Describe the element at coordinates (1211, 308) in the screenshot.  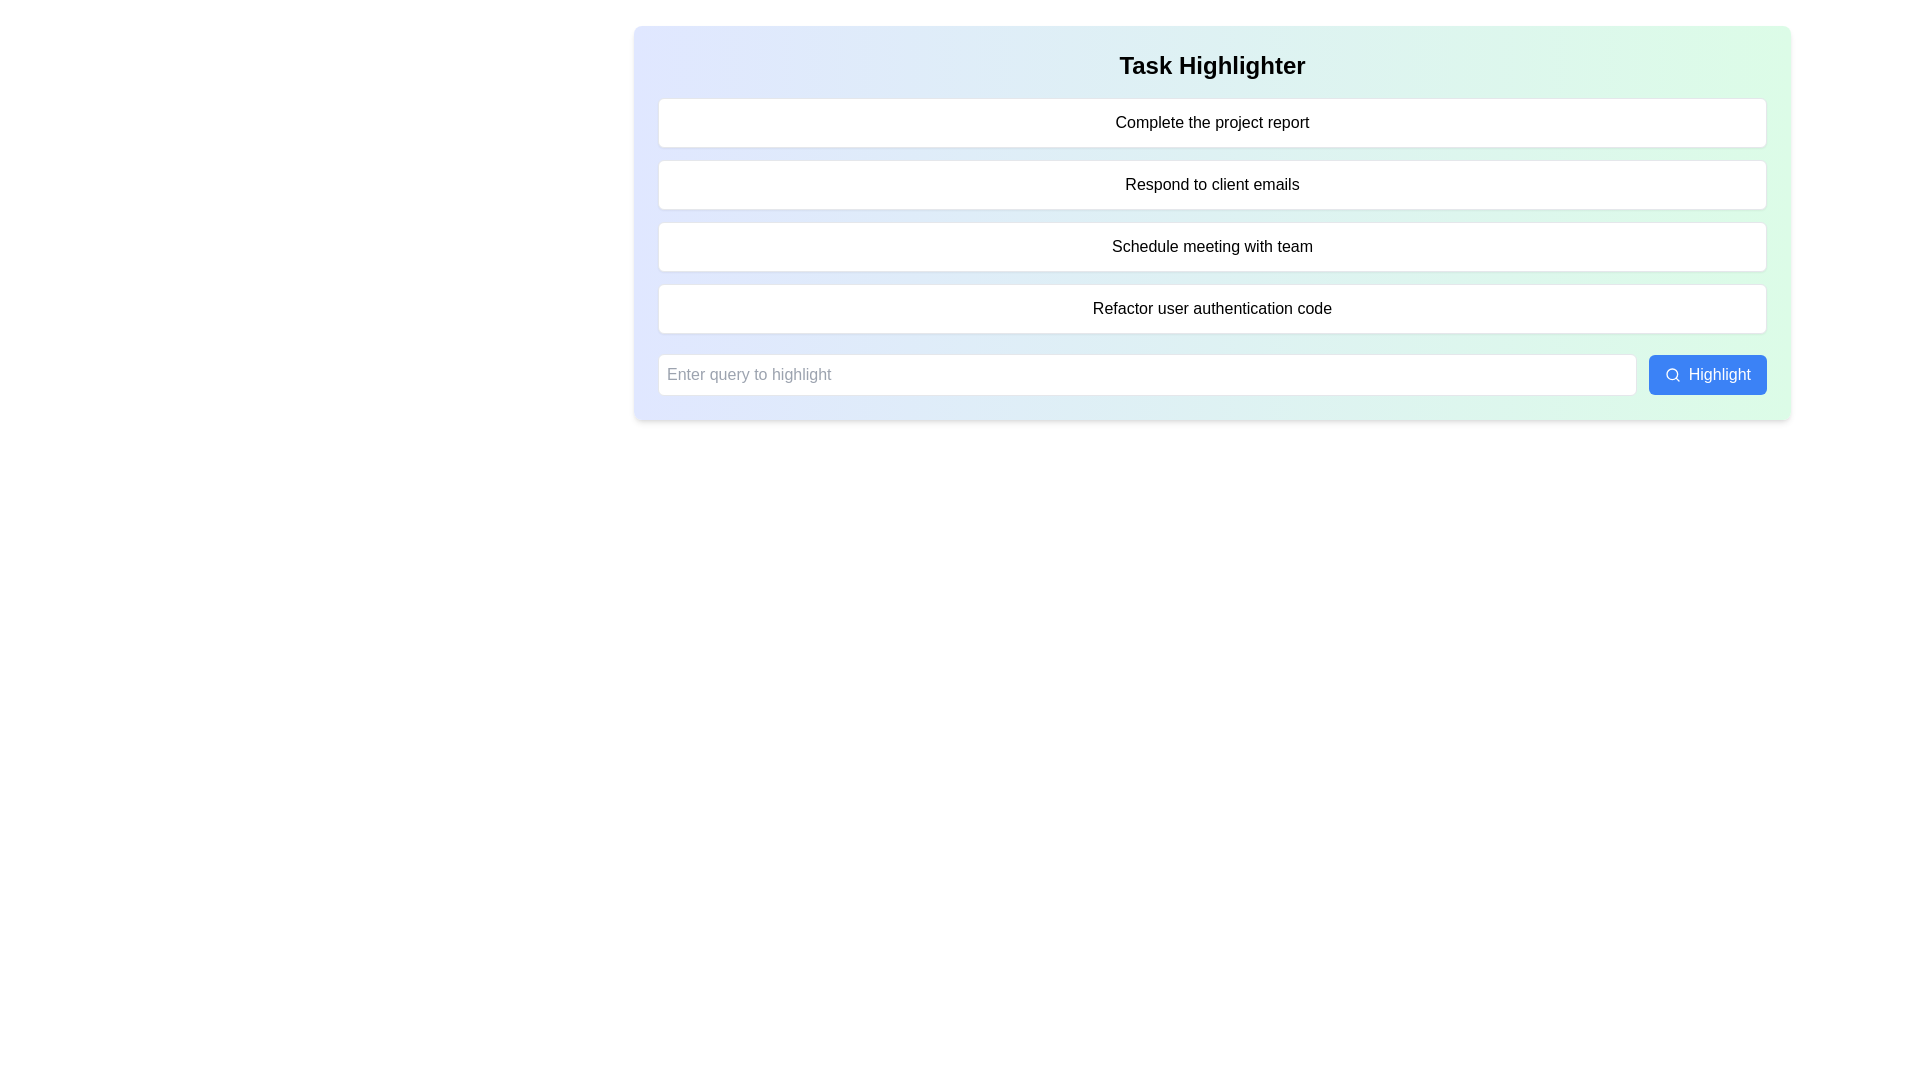
I see `the rectangular button labeled 'Refactor user authentication code' to trigger its hover effect` at that location.